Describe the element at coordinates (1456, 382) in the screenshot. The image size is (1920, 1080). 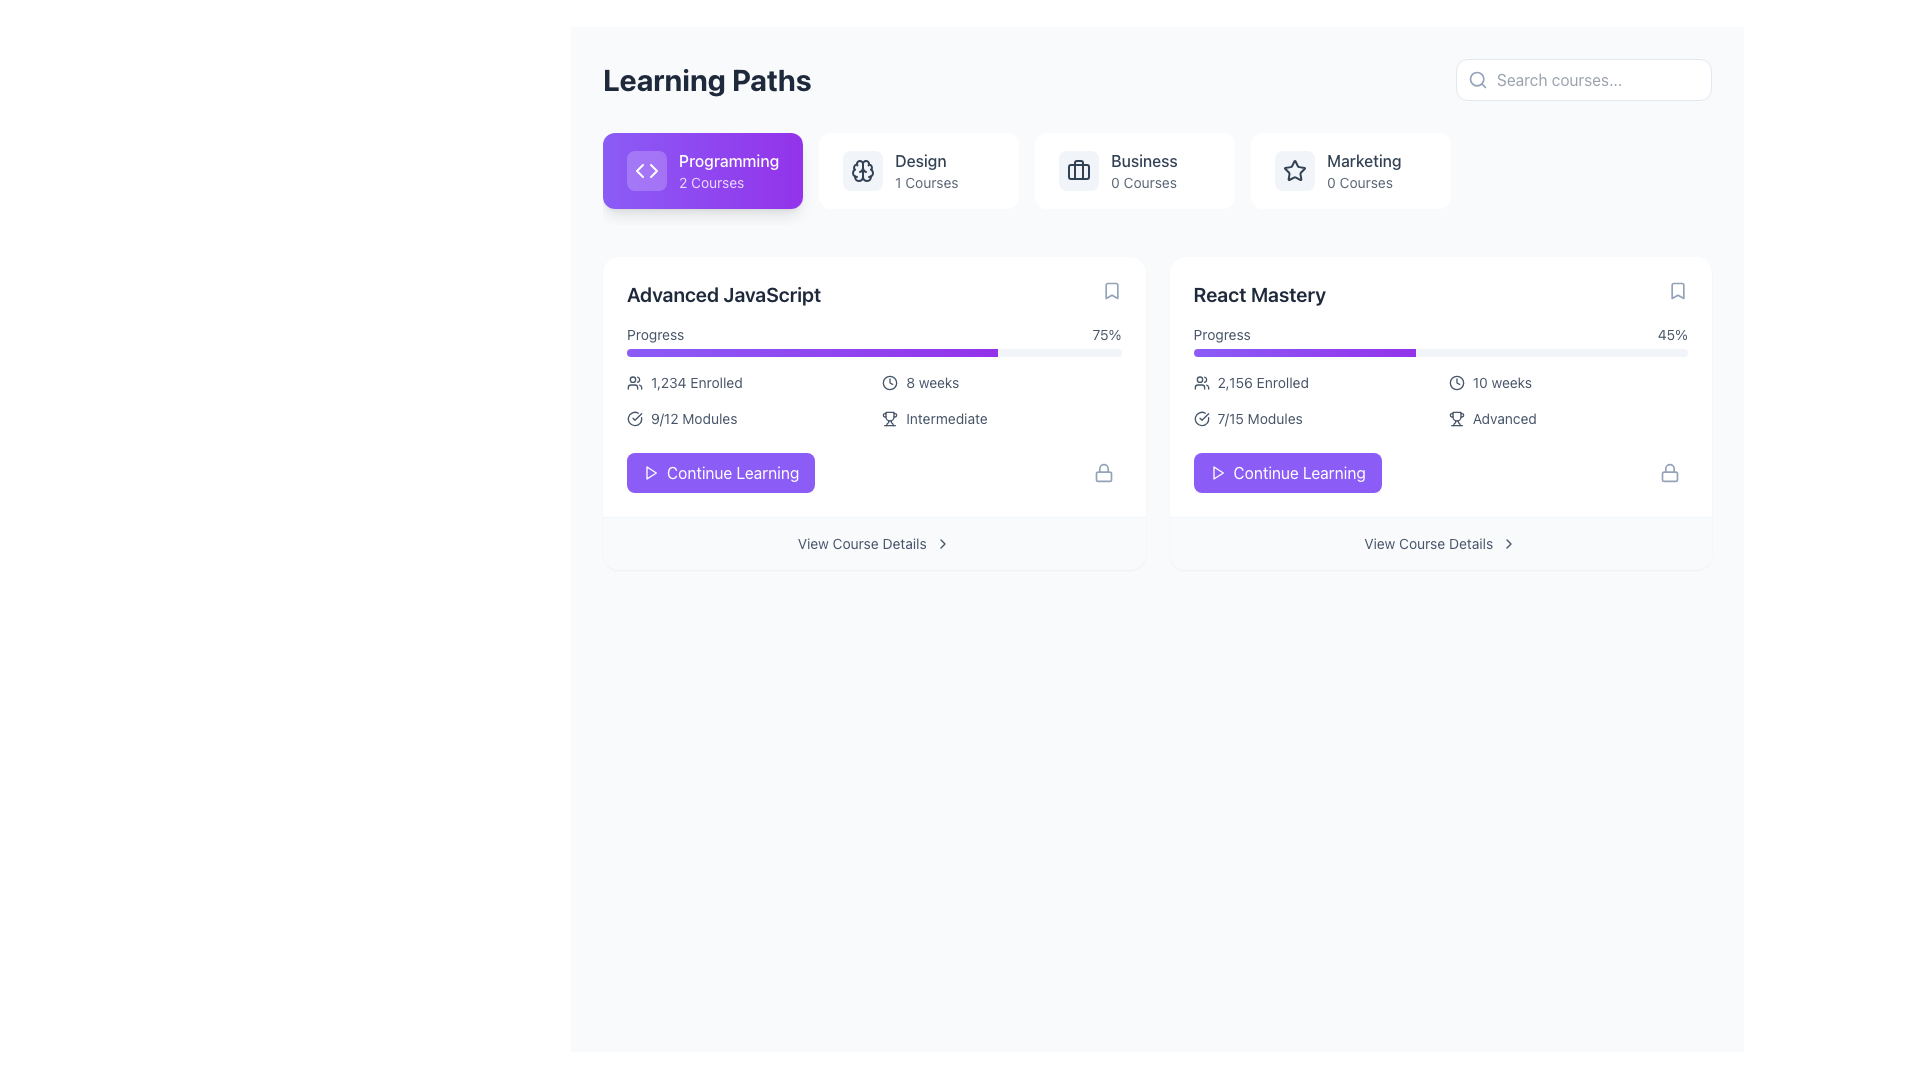
I see `the outer circle of the clock icon located within the React Mastery card under the '10 weeks' section` at that location.